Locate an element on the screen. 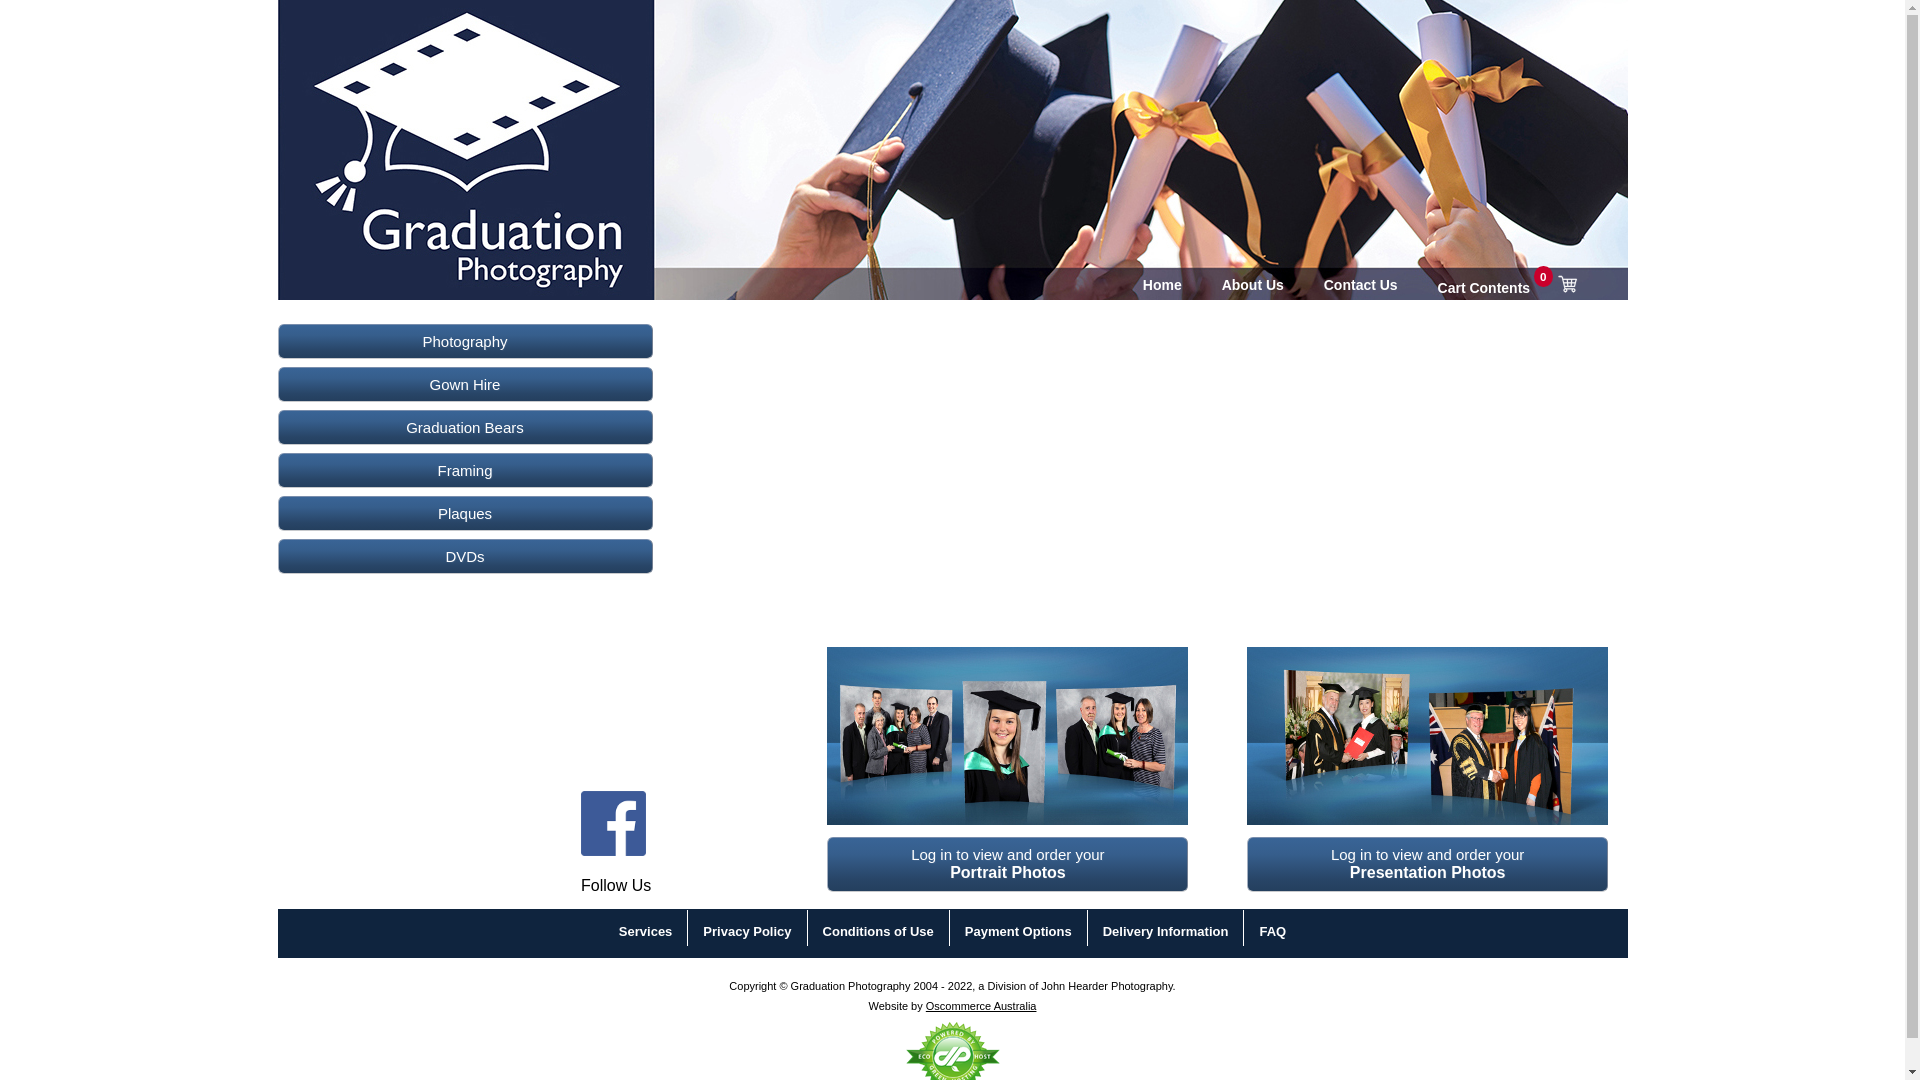 This screenshot has height=1080, width=1920. 'Graduation Photography' is located at coordinates (403, 114).